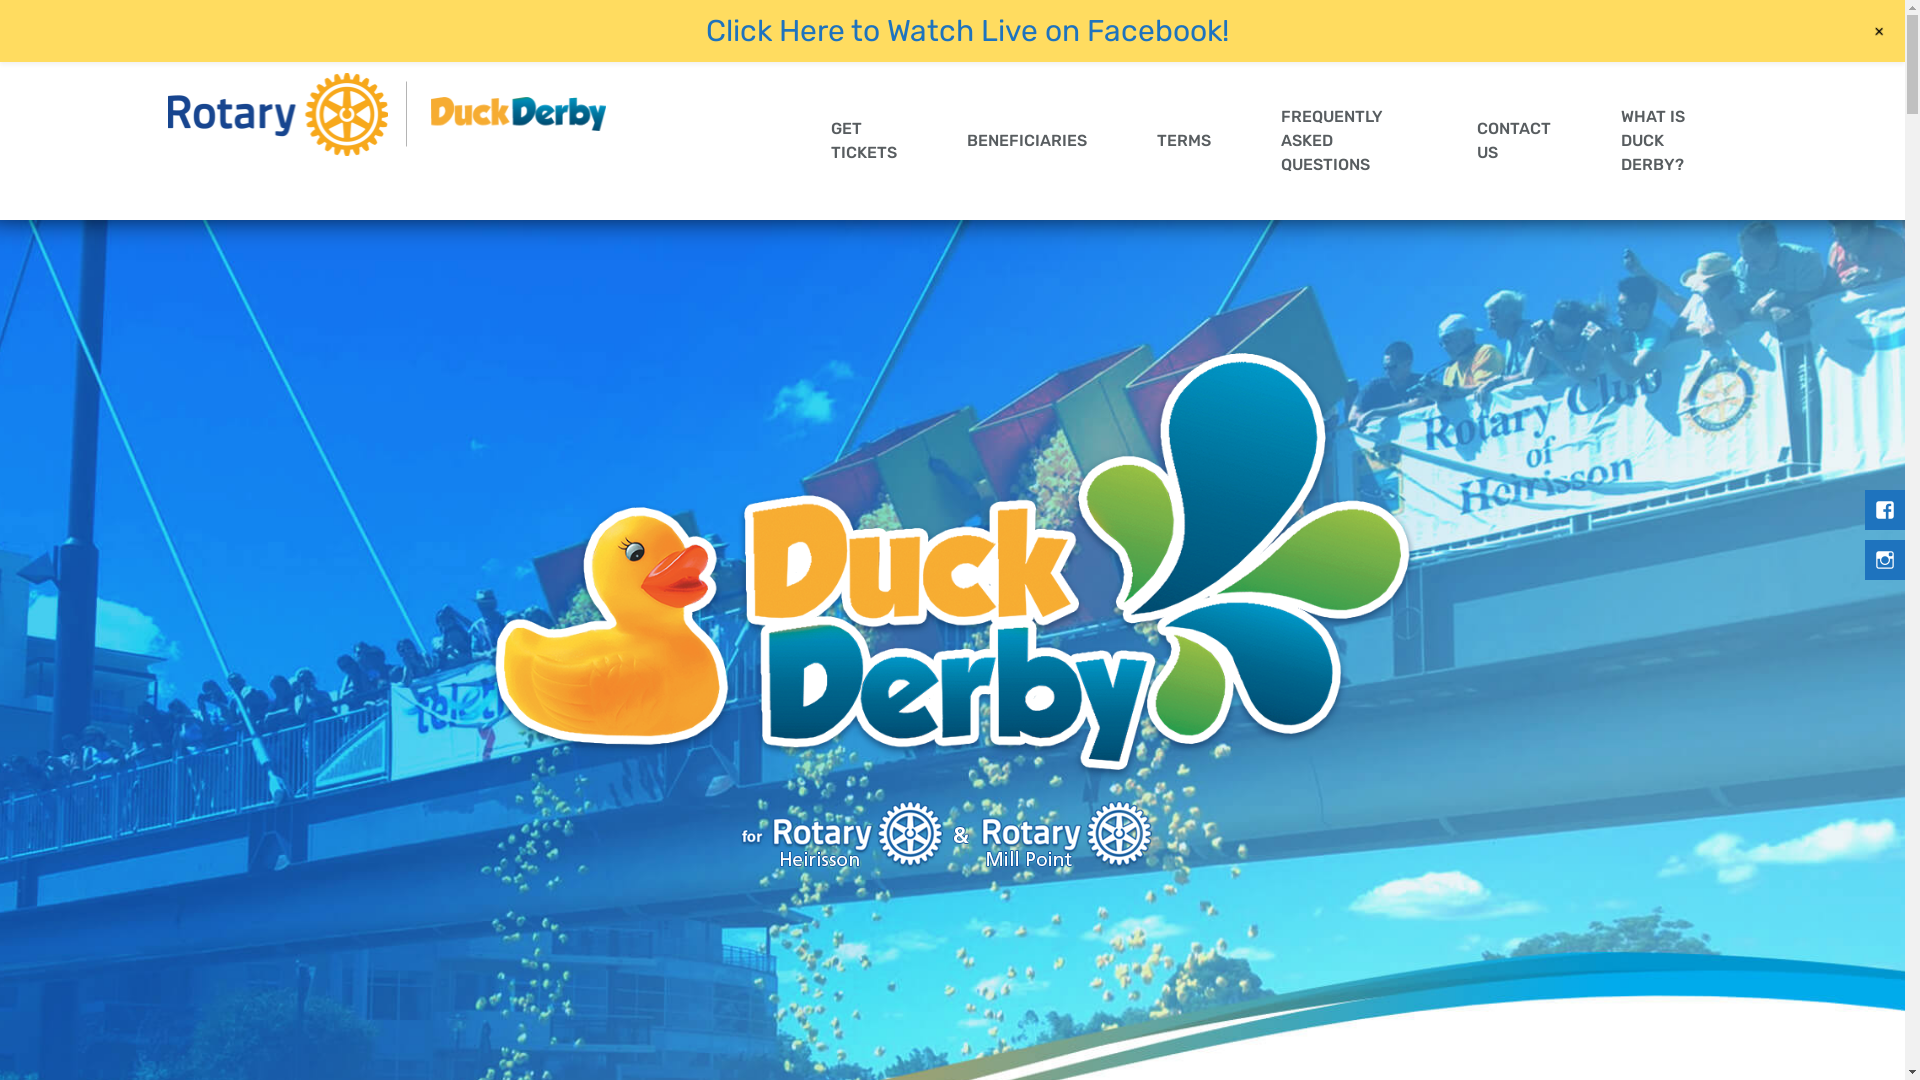 The image size is (1920, 1080). Describe the element at coordinates (1513, 140) in the screenshot. I see `'CONTACT US'` at that location.